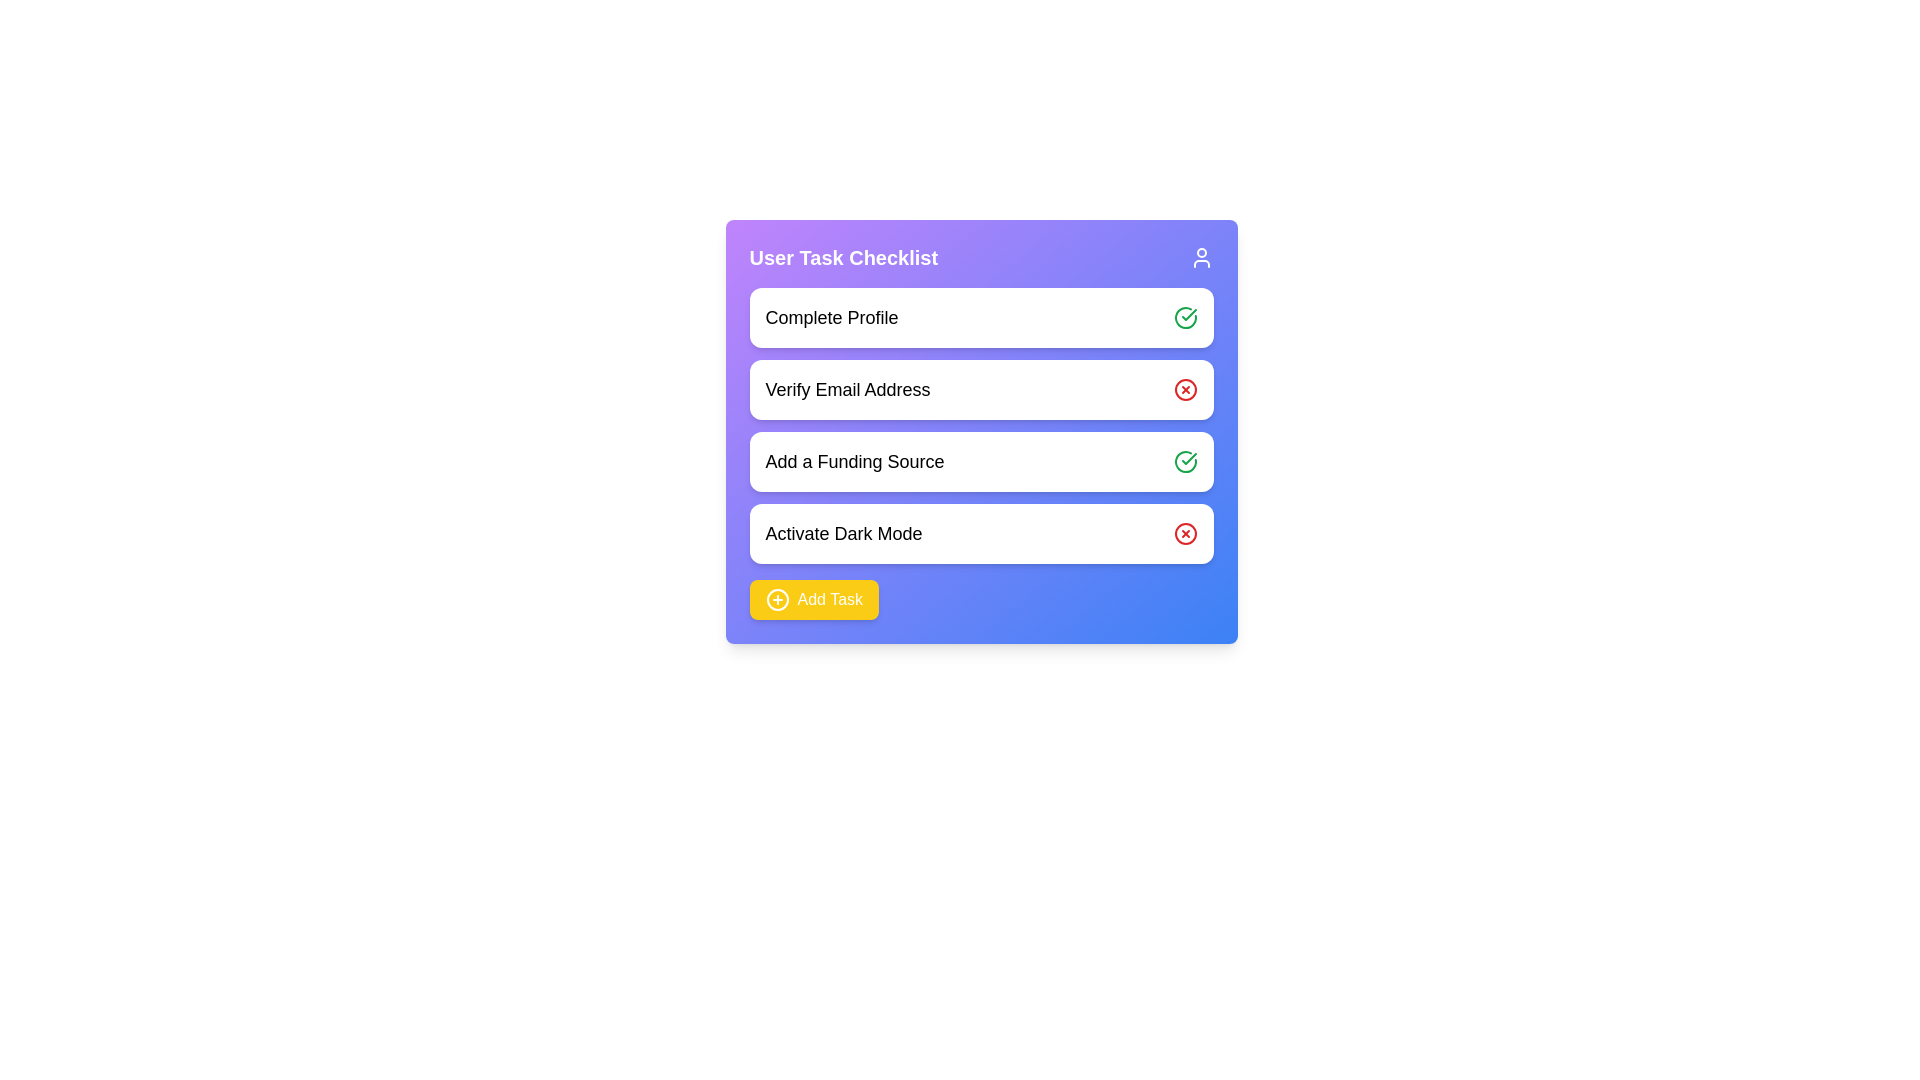  I want to click on the circular icon with a plus symbol in the center, which is part of the yellow 'Add Task' button located at the bottom of the user task checklist interface, so click(776, 599).